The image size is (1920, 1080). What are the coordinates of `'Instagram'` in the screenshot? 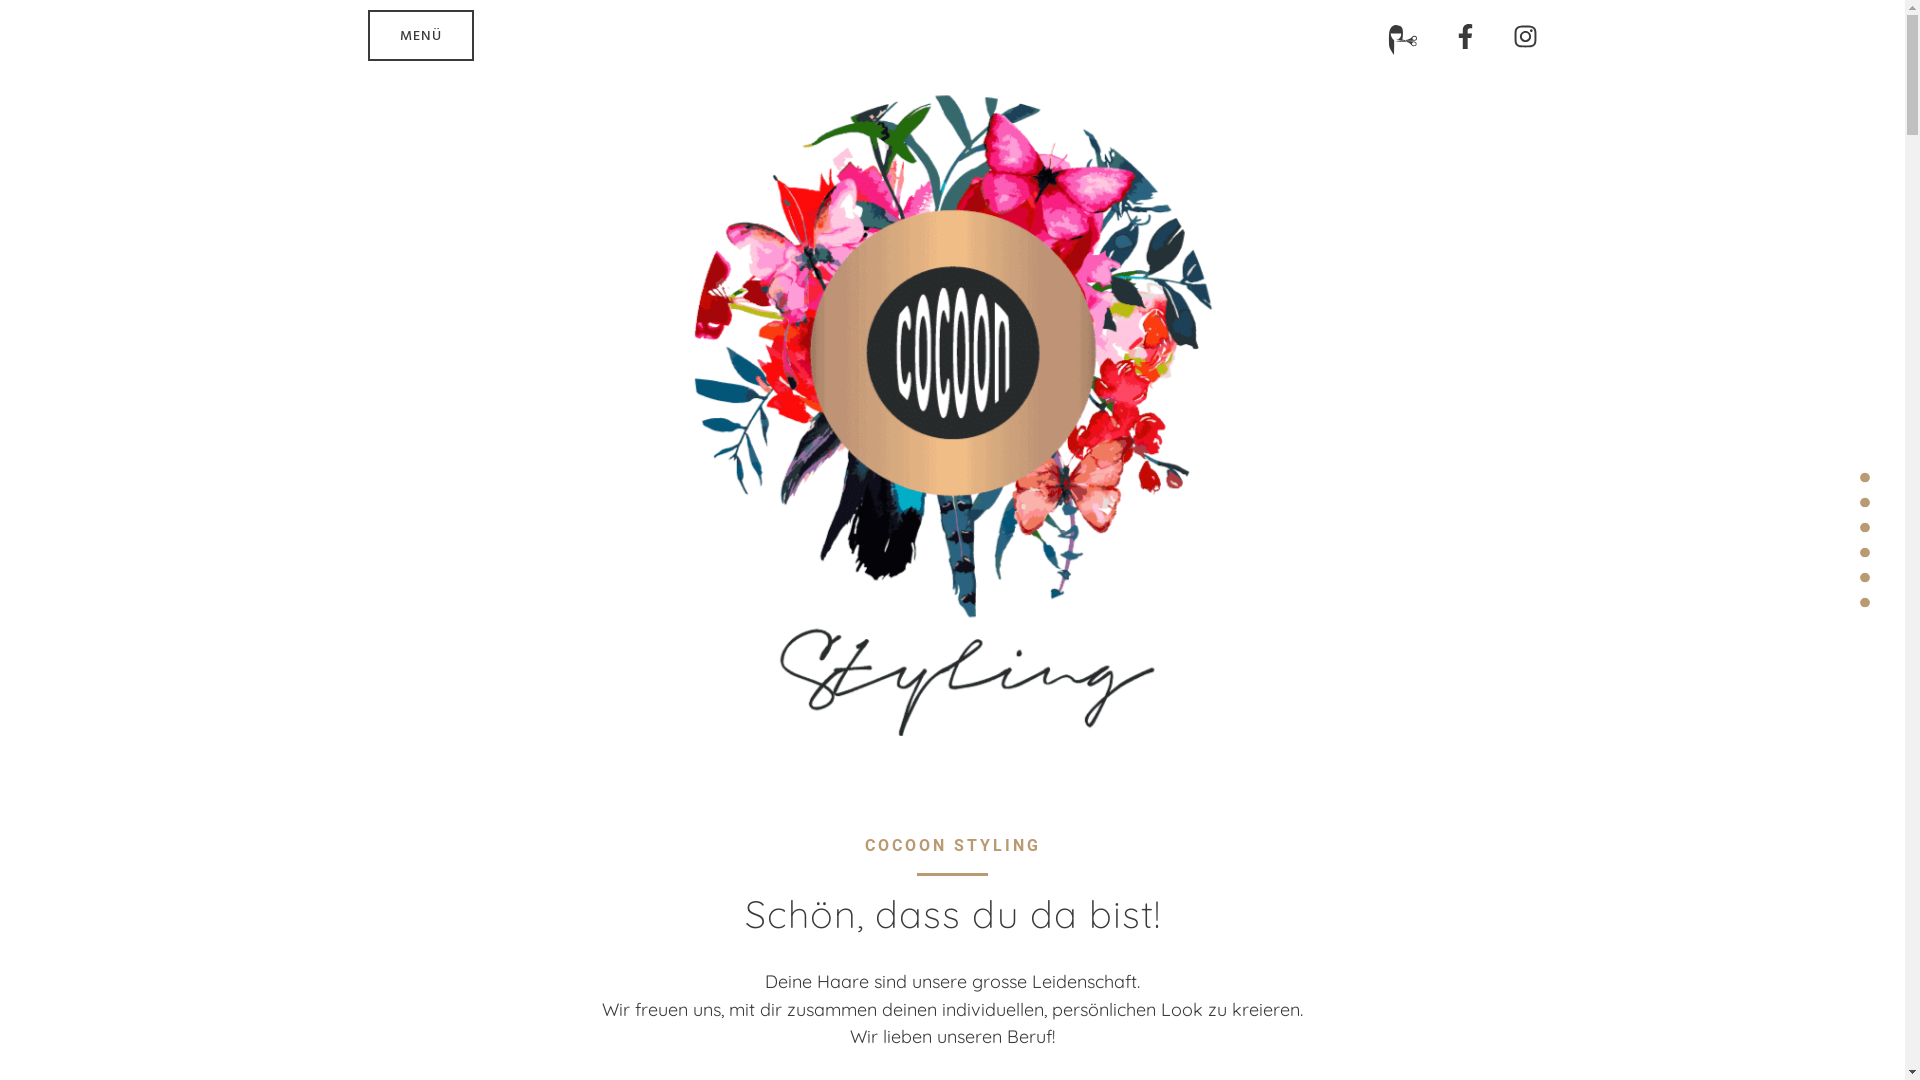 It's located at (1523, 36).